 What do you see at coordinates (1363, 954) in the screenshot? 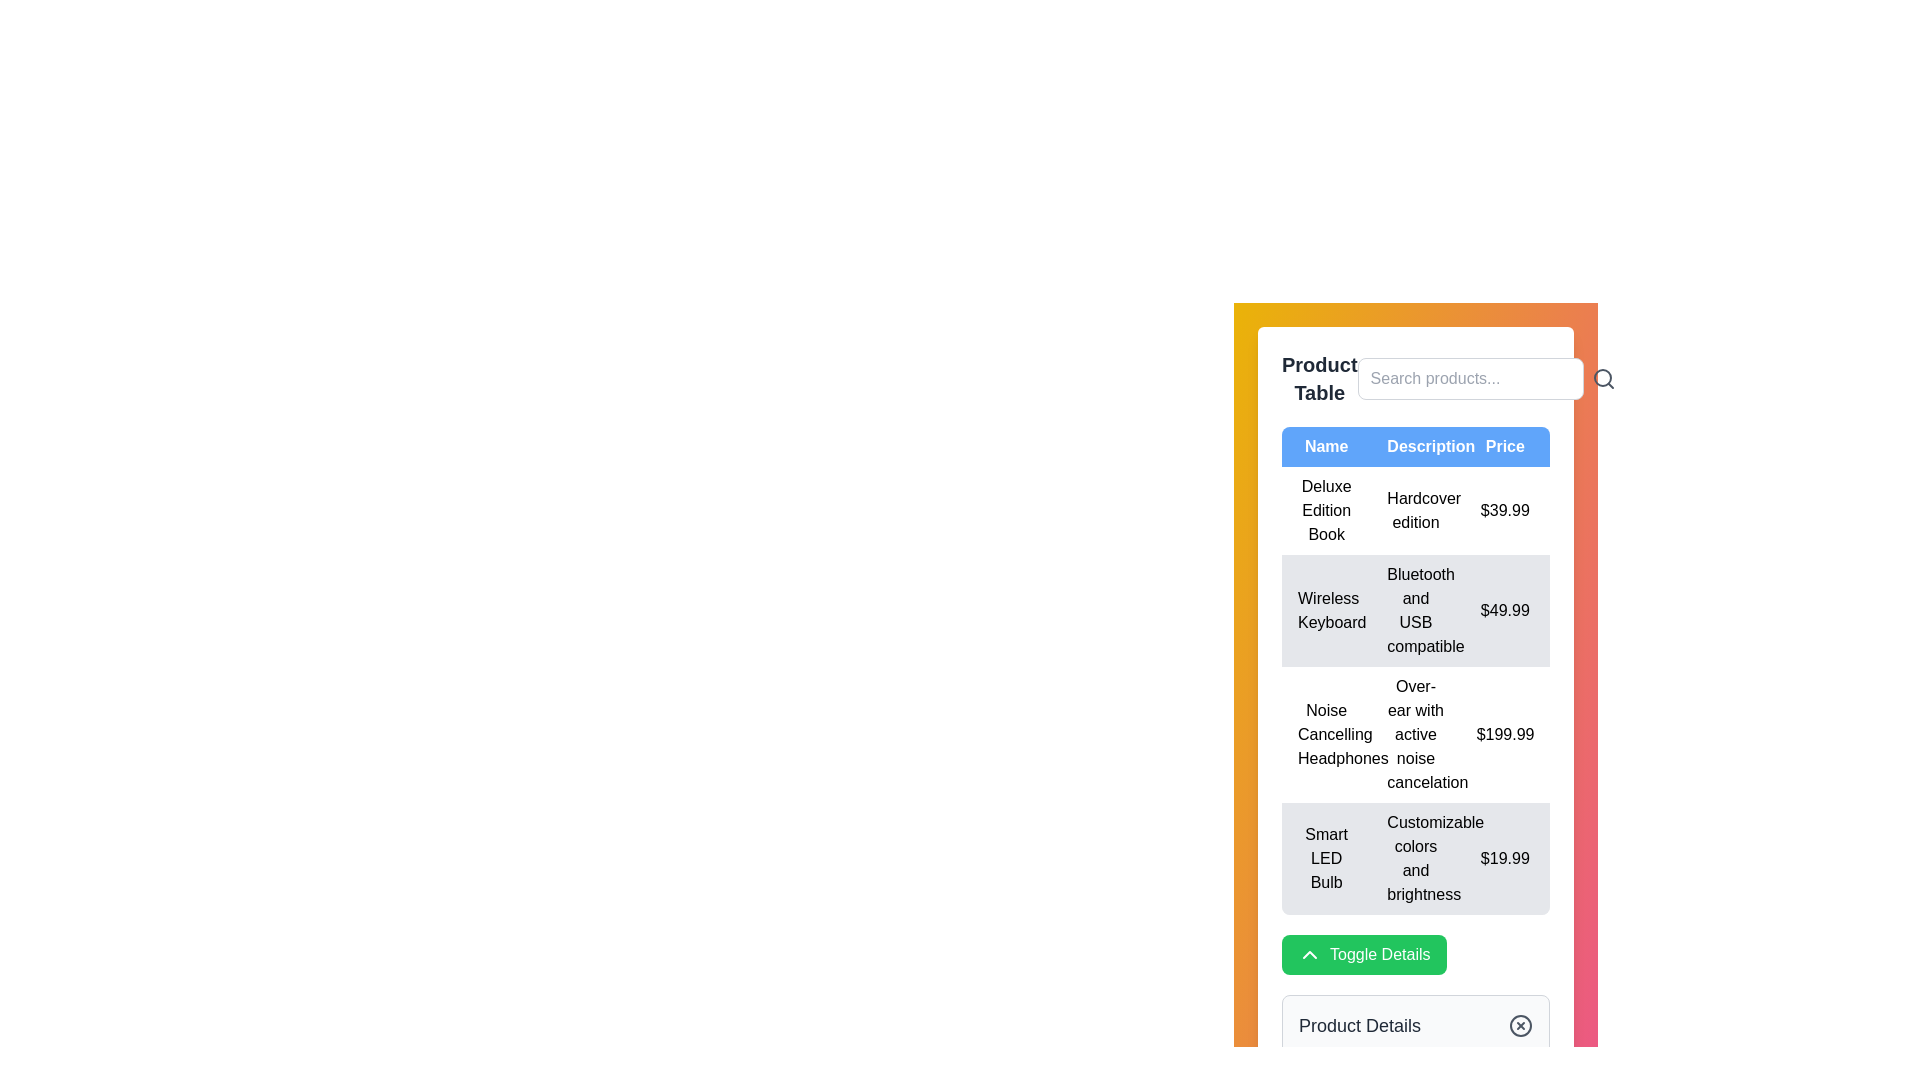
I see `the 'Toggle Details' button, which has a green background and white text, located at the bottom of the product information panel` at bounding box center [1363, 954].